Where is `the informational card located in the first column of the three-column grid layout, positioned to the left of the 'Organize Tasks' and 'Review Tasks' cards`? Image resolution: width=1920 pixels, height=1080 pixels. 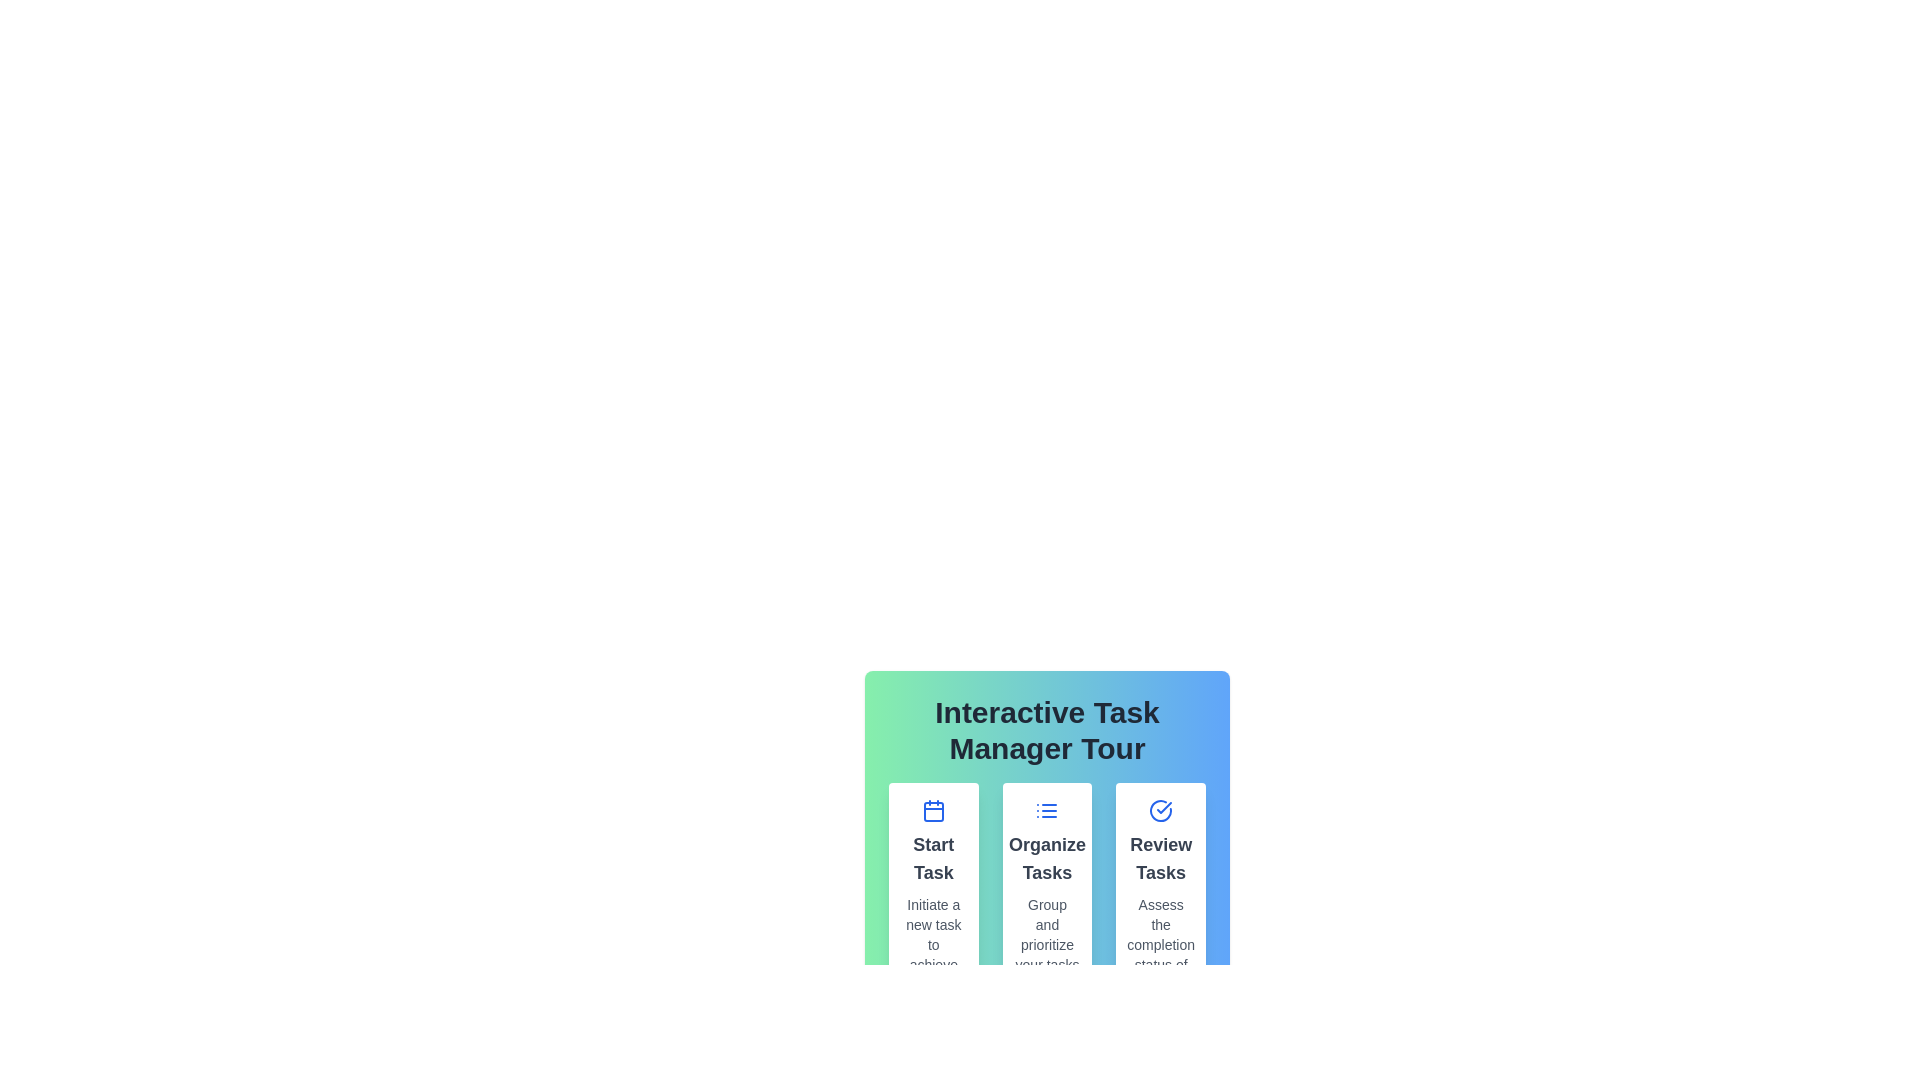
the informational card located in the first column of the three-column grid layout, positioned to the left of the 'Organize Tasks' and 'Review Tasks' cards is located at coordinates (932, 906).